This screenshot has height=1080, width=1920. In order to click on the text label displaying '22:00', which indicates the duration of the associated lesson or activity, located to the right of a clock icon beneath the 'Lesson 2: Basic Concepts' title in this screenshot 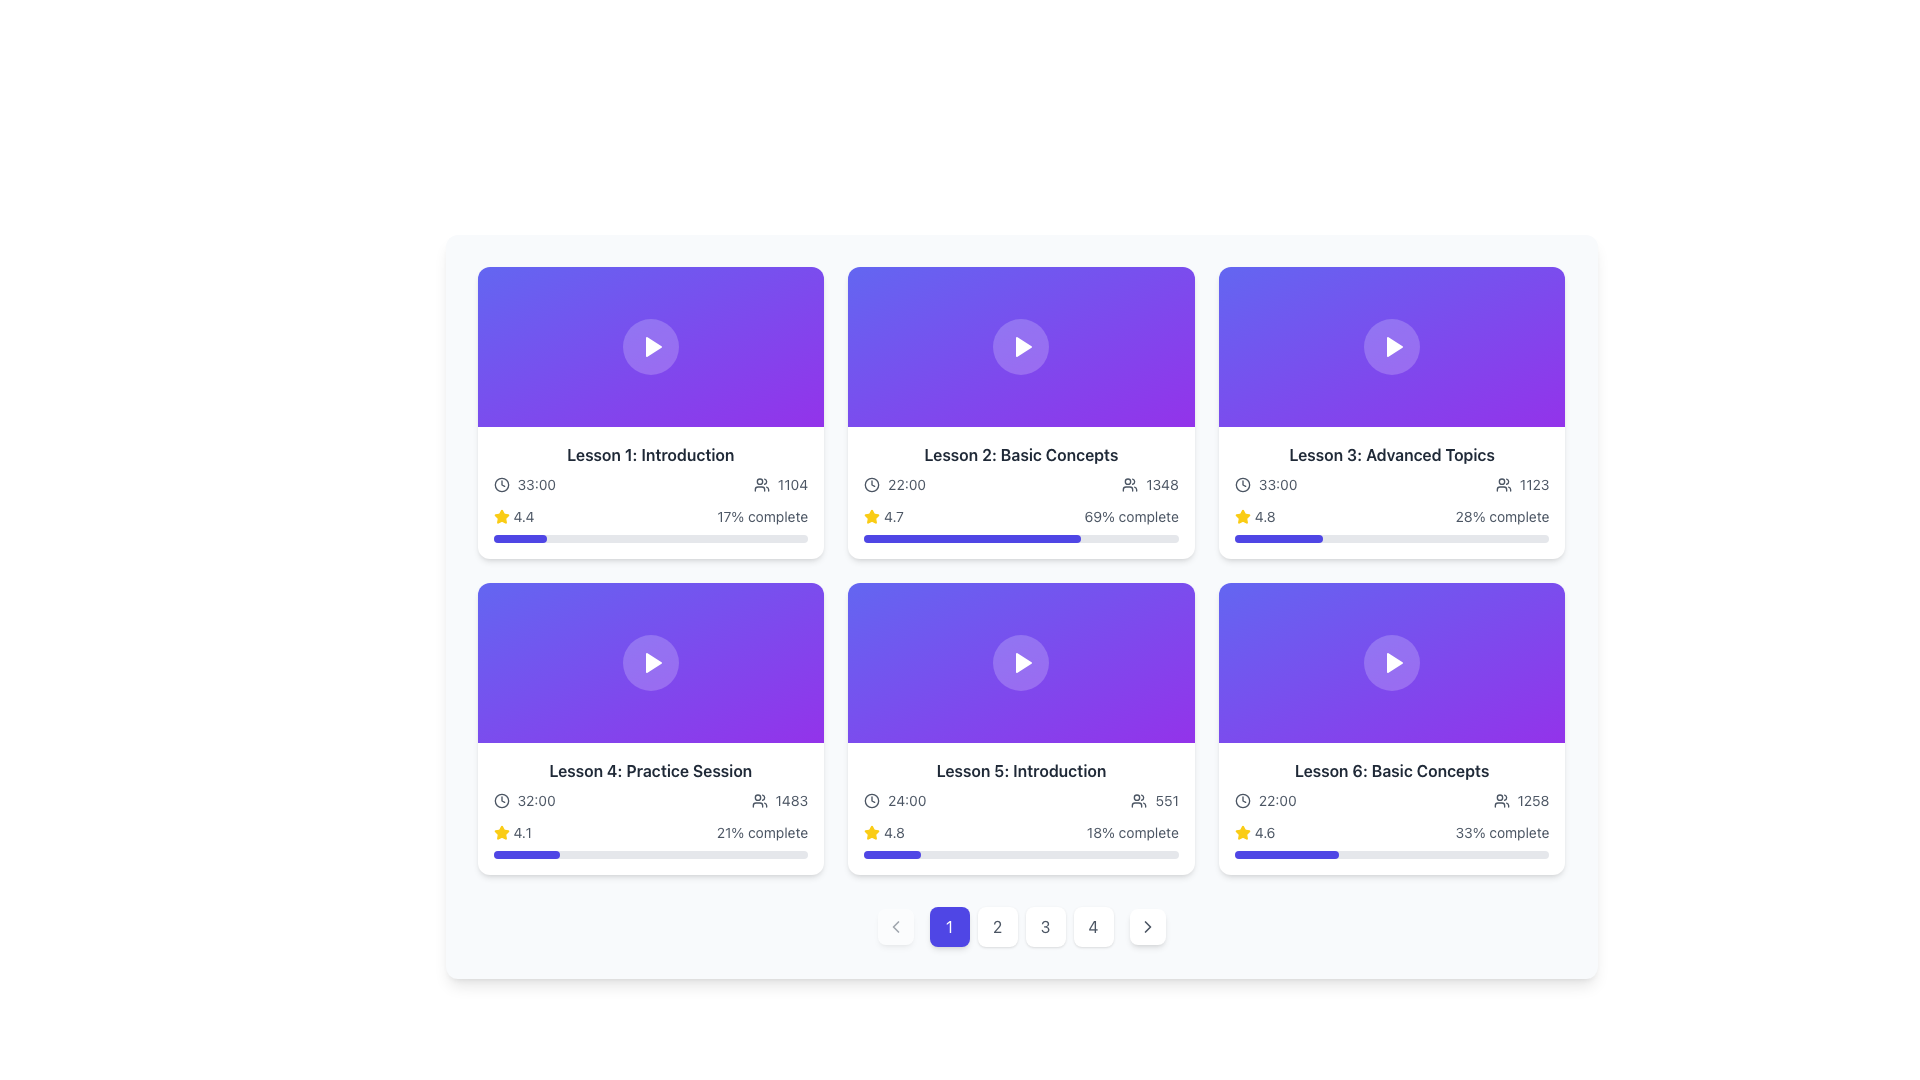, I will do `click(906, 485)`.